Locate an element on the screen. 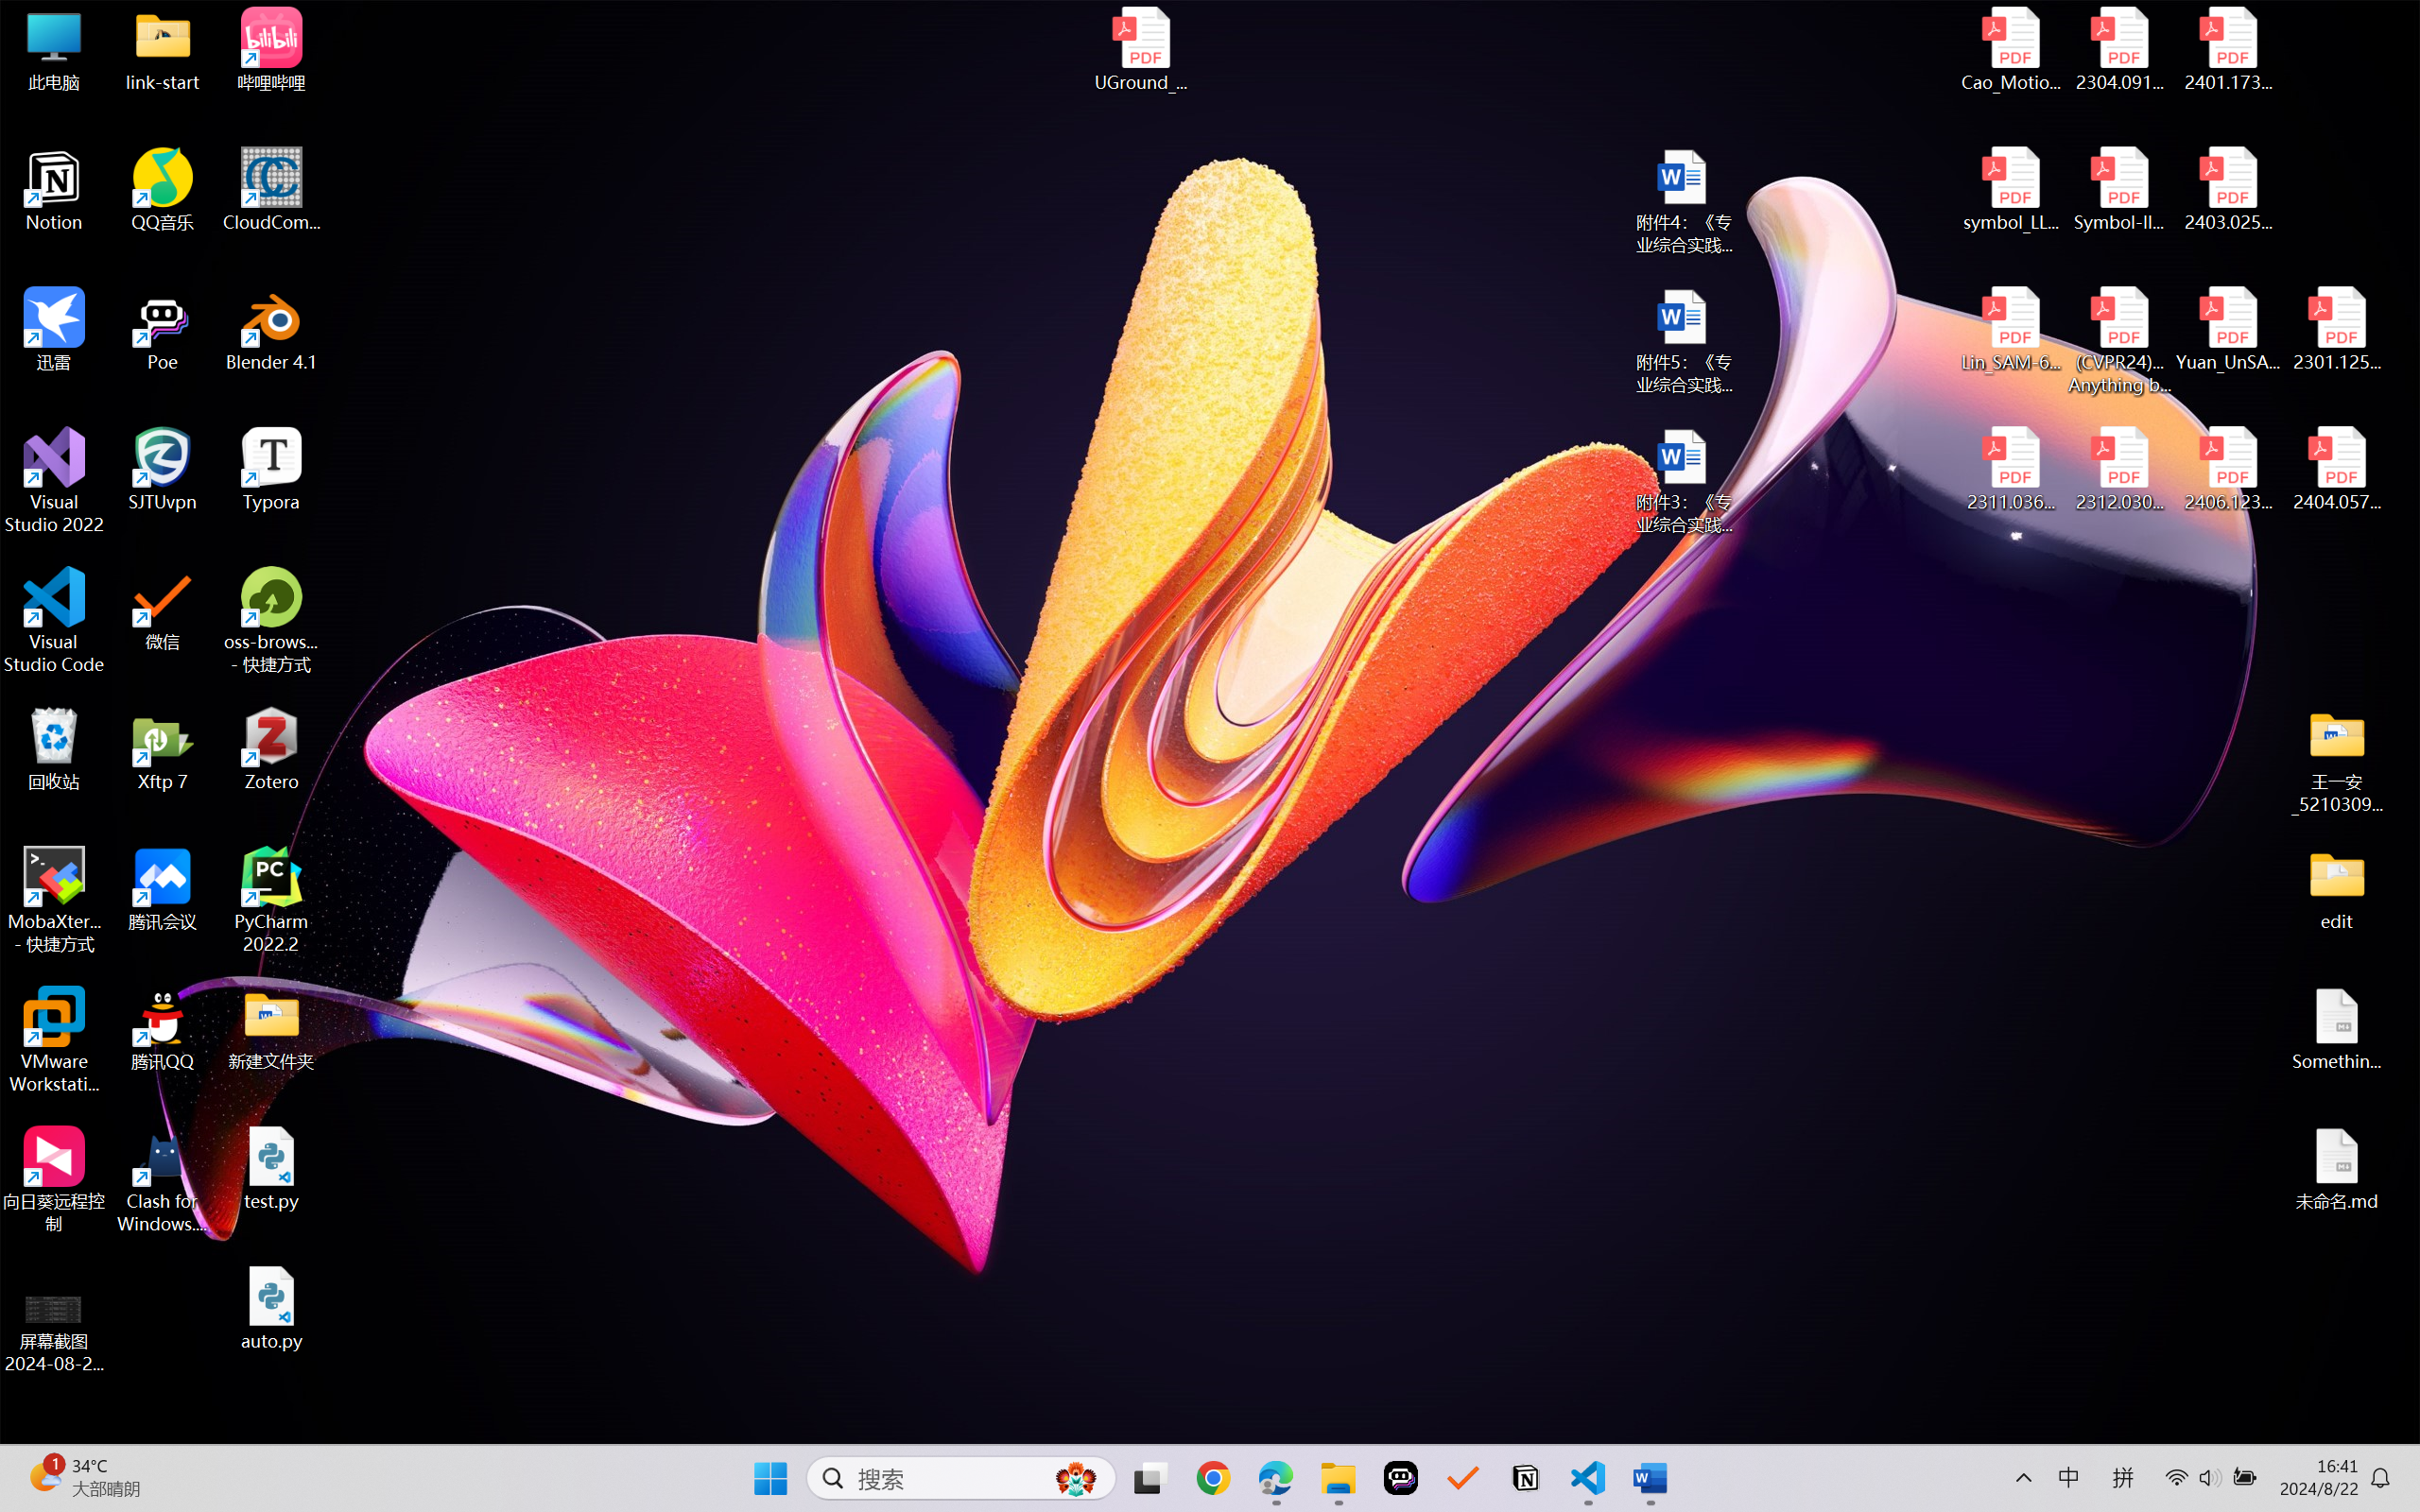 The image size is (2420, 1512). 'Symbol-llm-v2.pdf' is located at coordinates (2118, 190).